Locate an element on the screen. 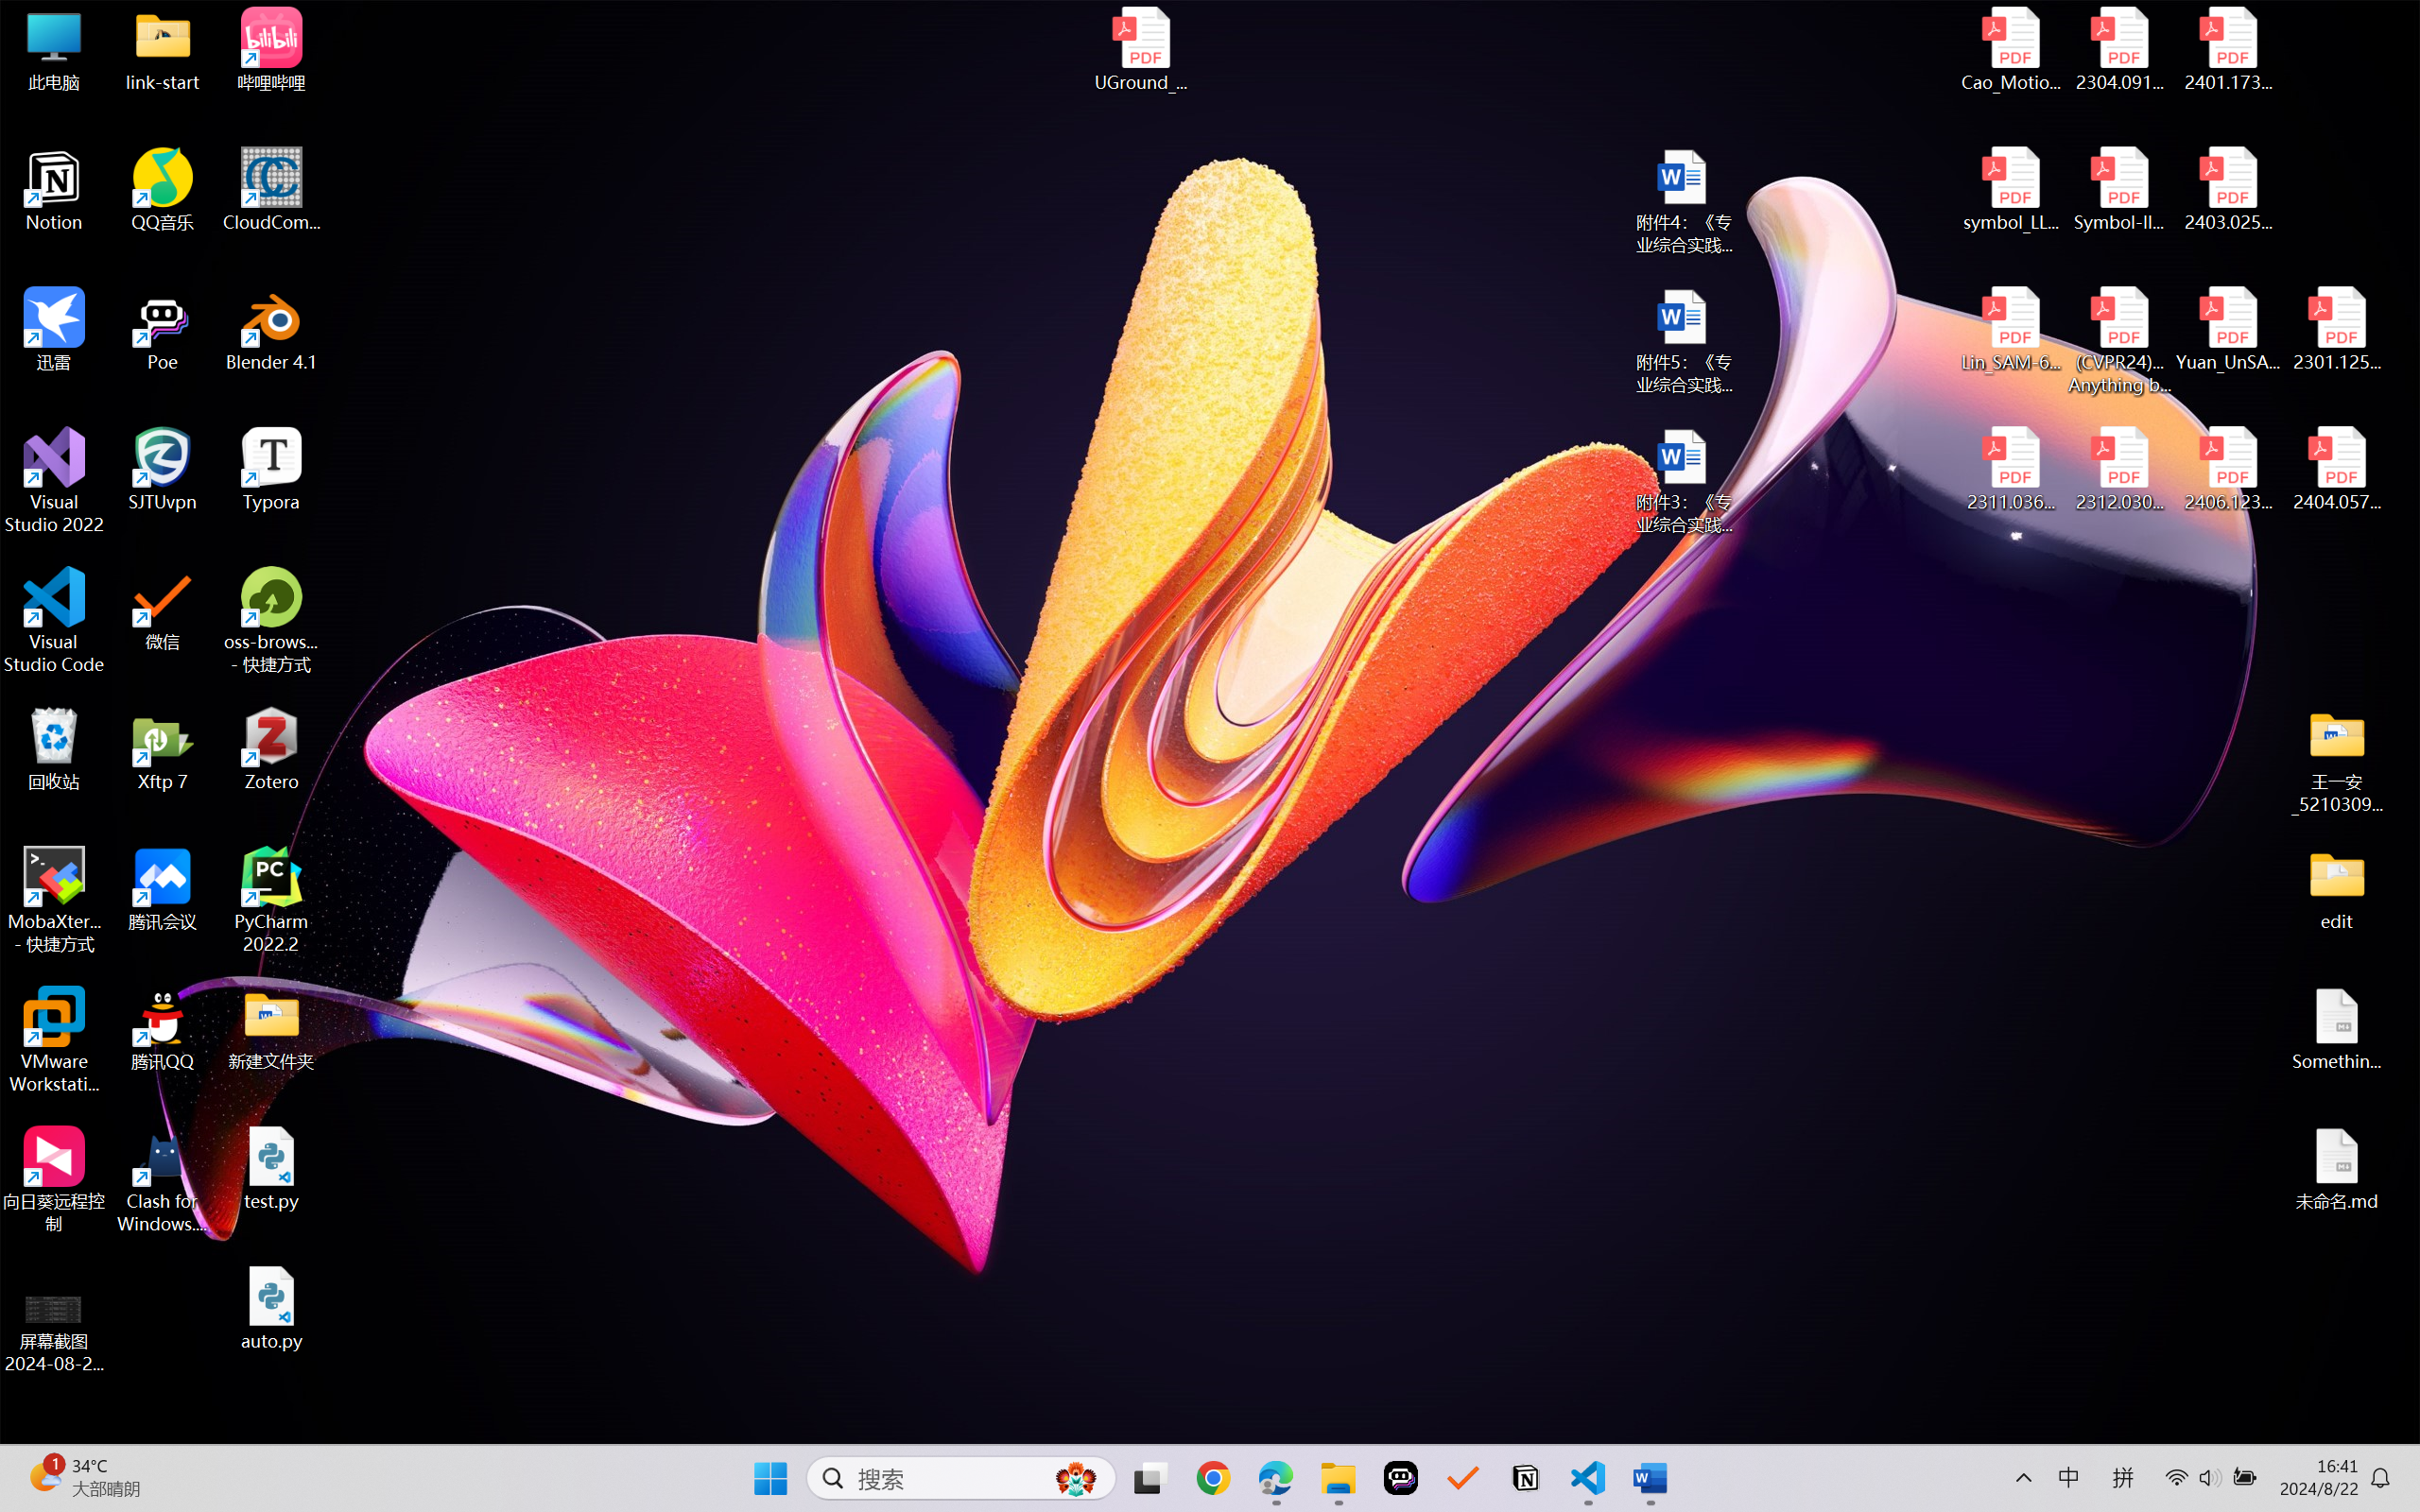 The image size is (2420, 1512). 'Symbol-llm-v2.pdf' is located at coordinates (2118, 190).